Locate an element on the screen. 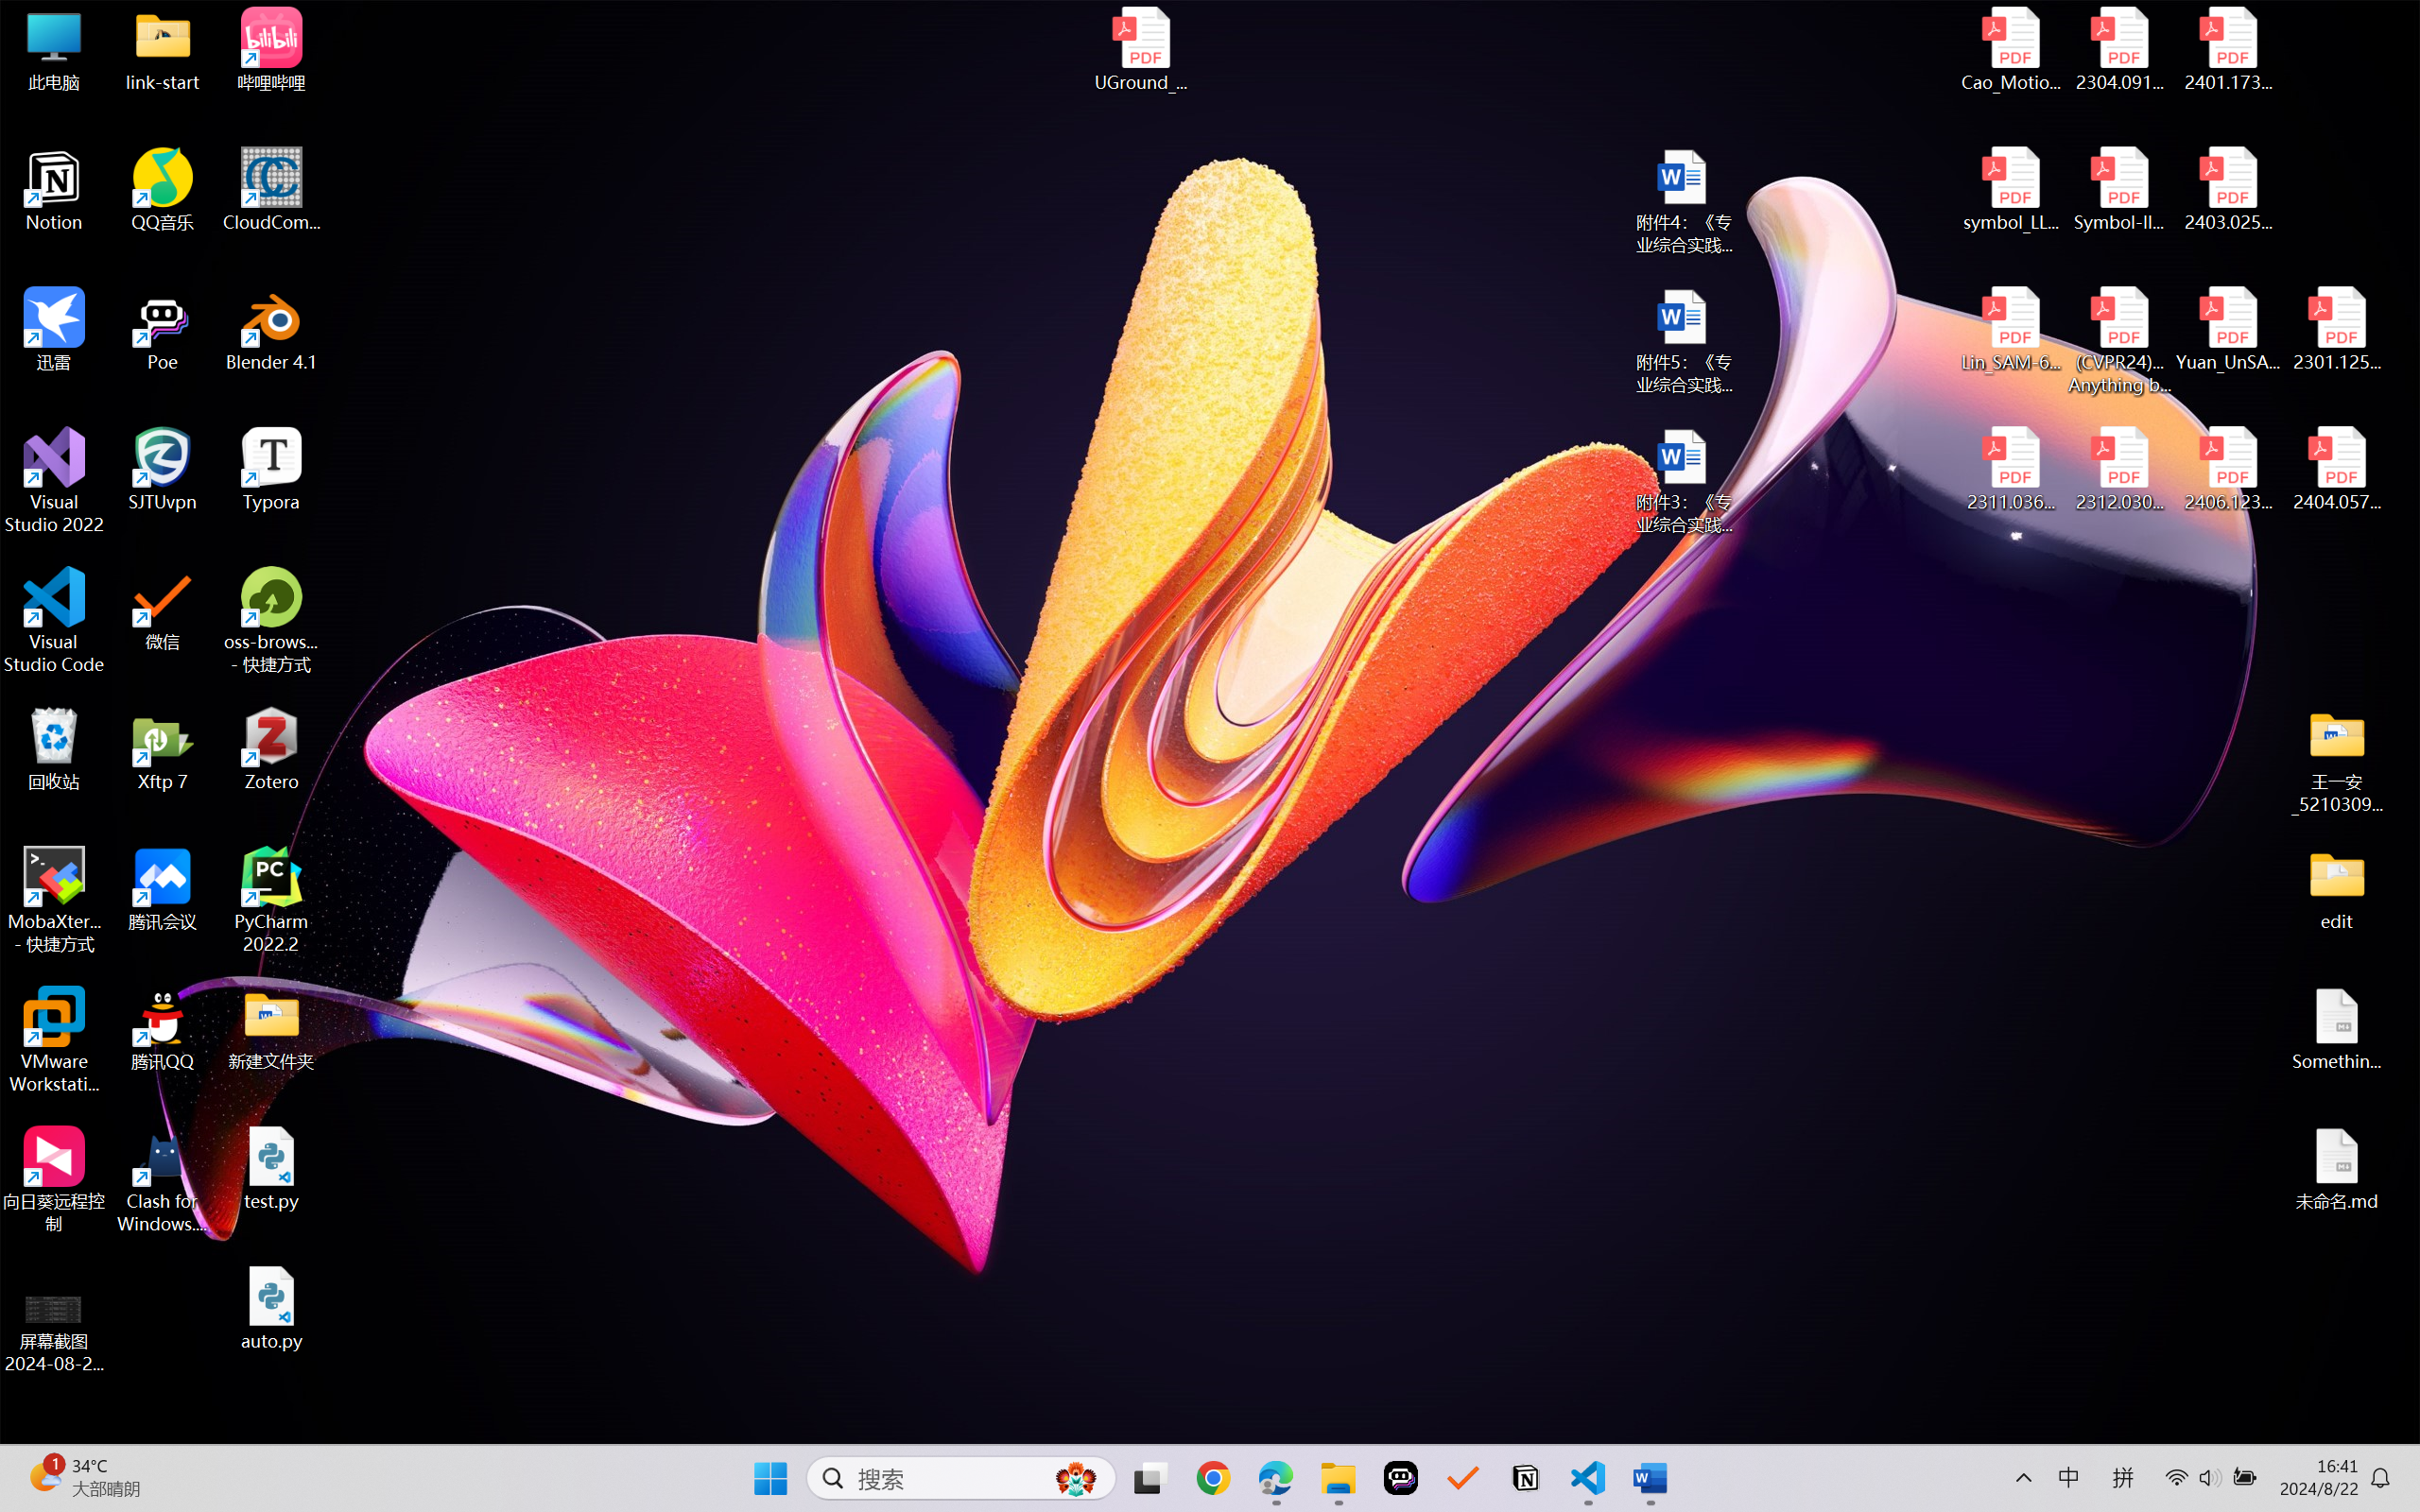 The image size is (2420, 1512). 'Symbol-llm-v2.pdf' is located at coordinates (2118, 190).